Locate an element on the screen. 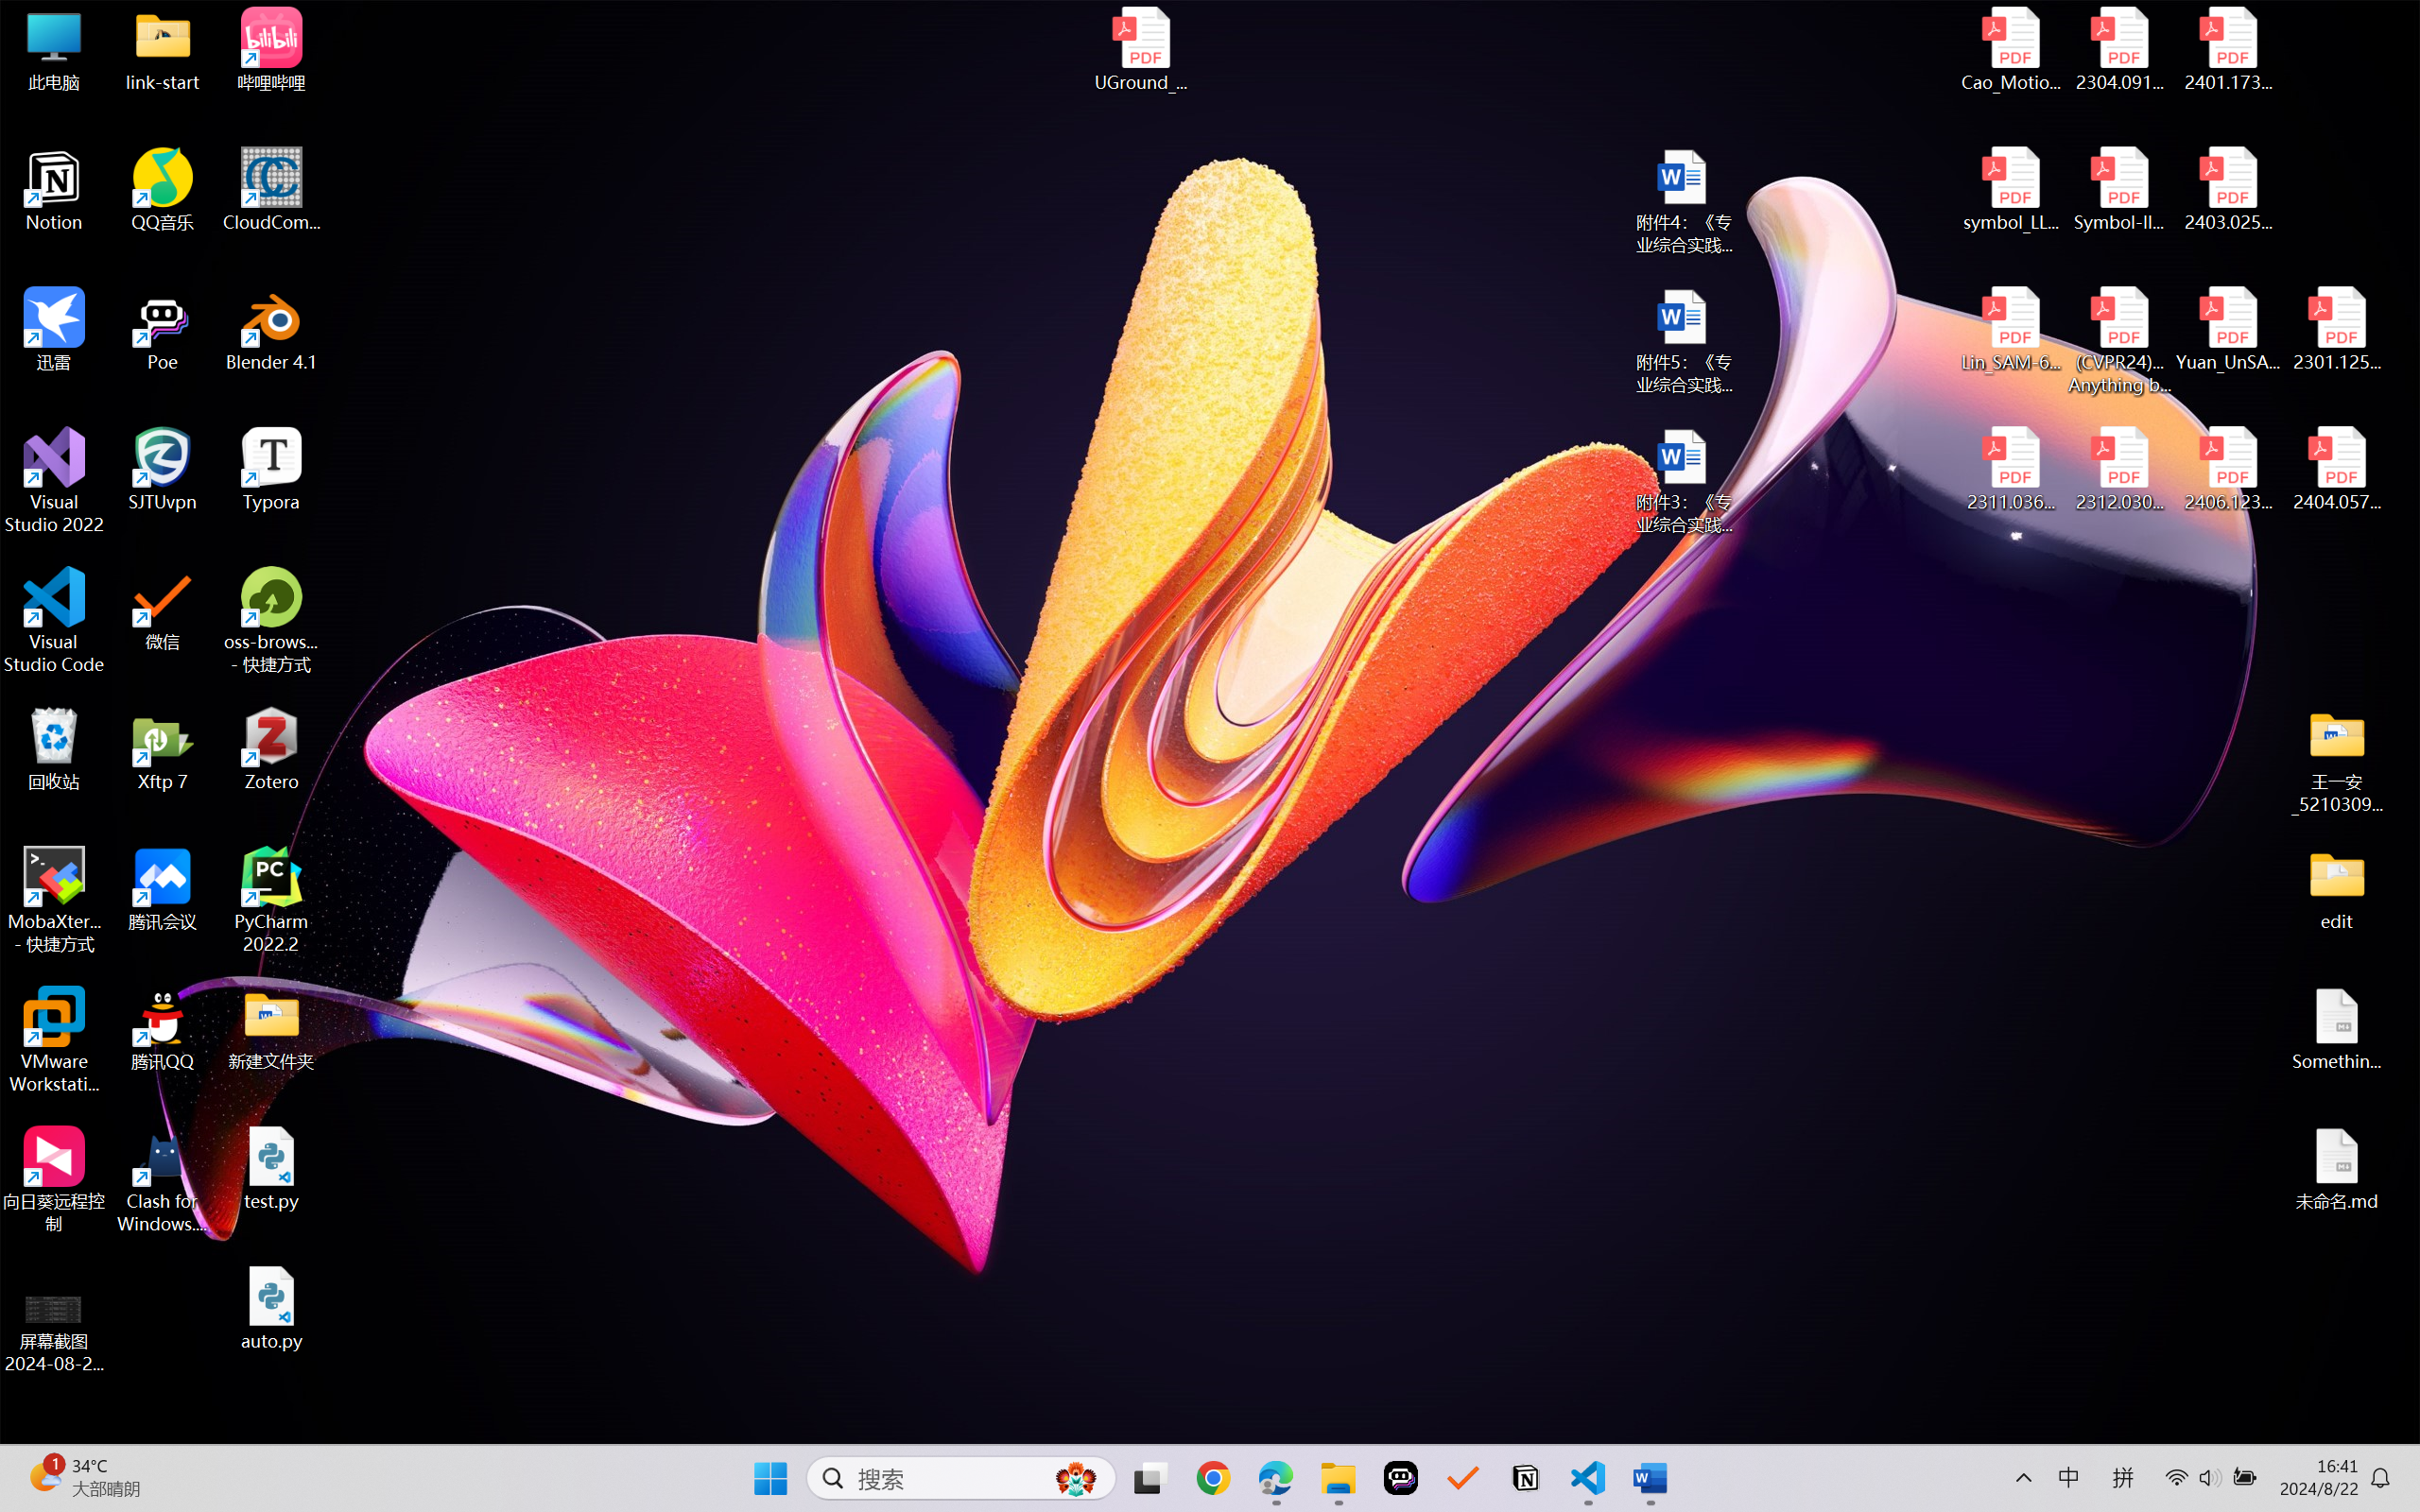 The image size is (2420, 1512). 'Symbol-llm-v2.pdf' is located at coordinates (2118, 190).